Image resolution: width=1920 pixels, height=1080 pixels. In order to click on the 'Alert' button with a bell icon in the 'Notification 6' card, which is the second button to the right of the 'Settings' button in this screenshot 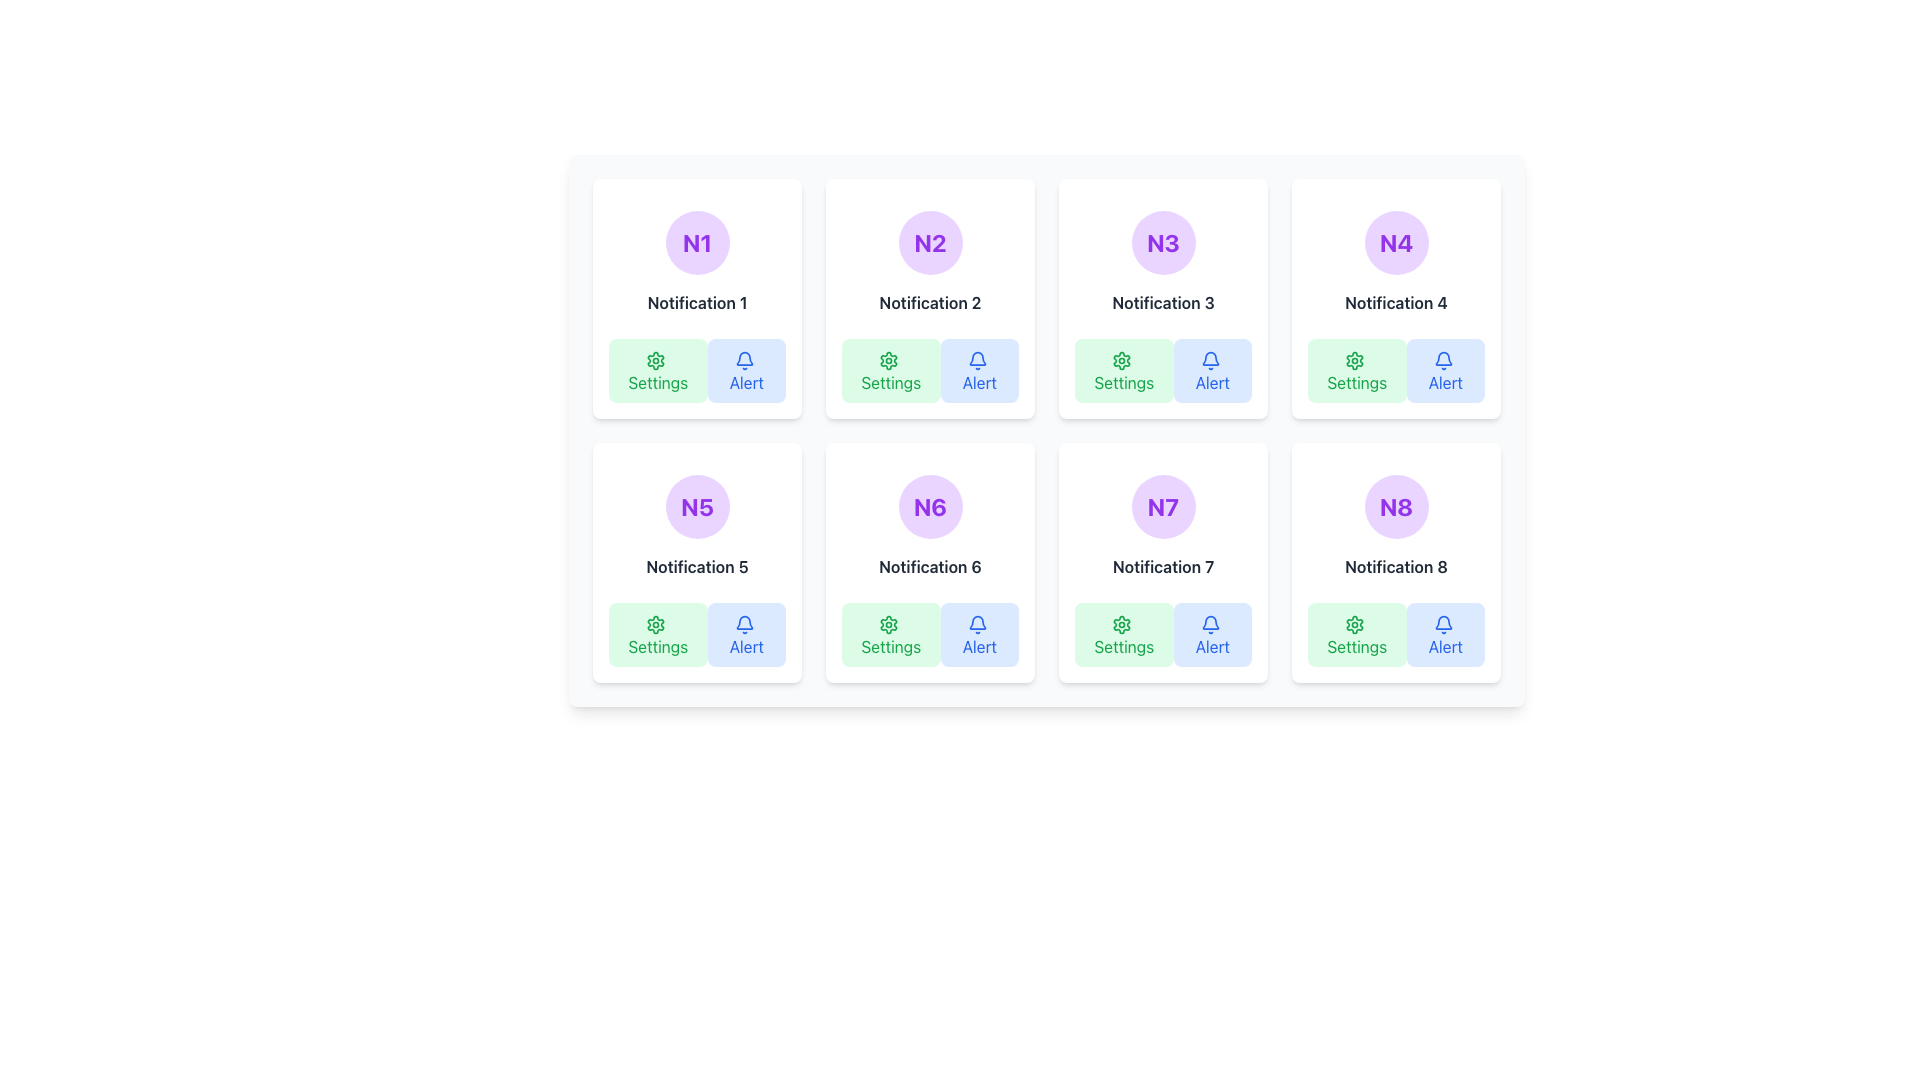, I will do `click(979, 635)`.